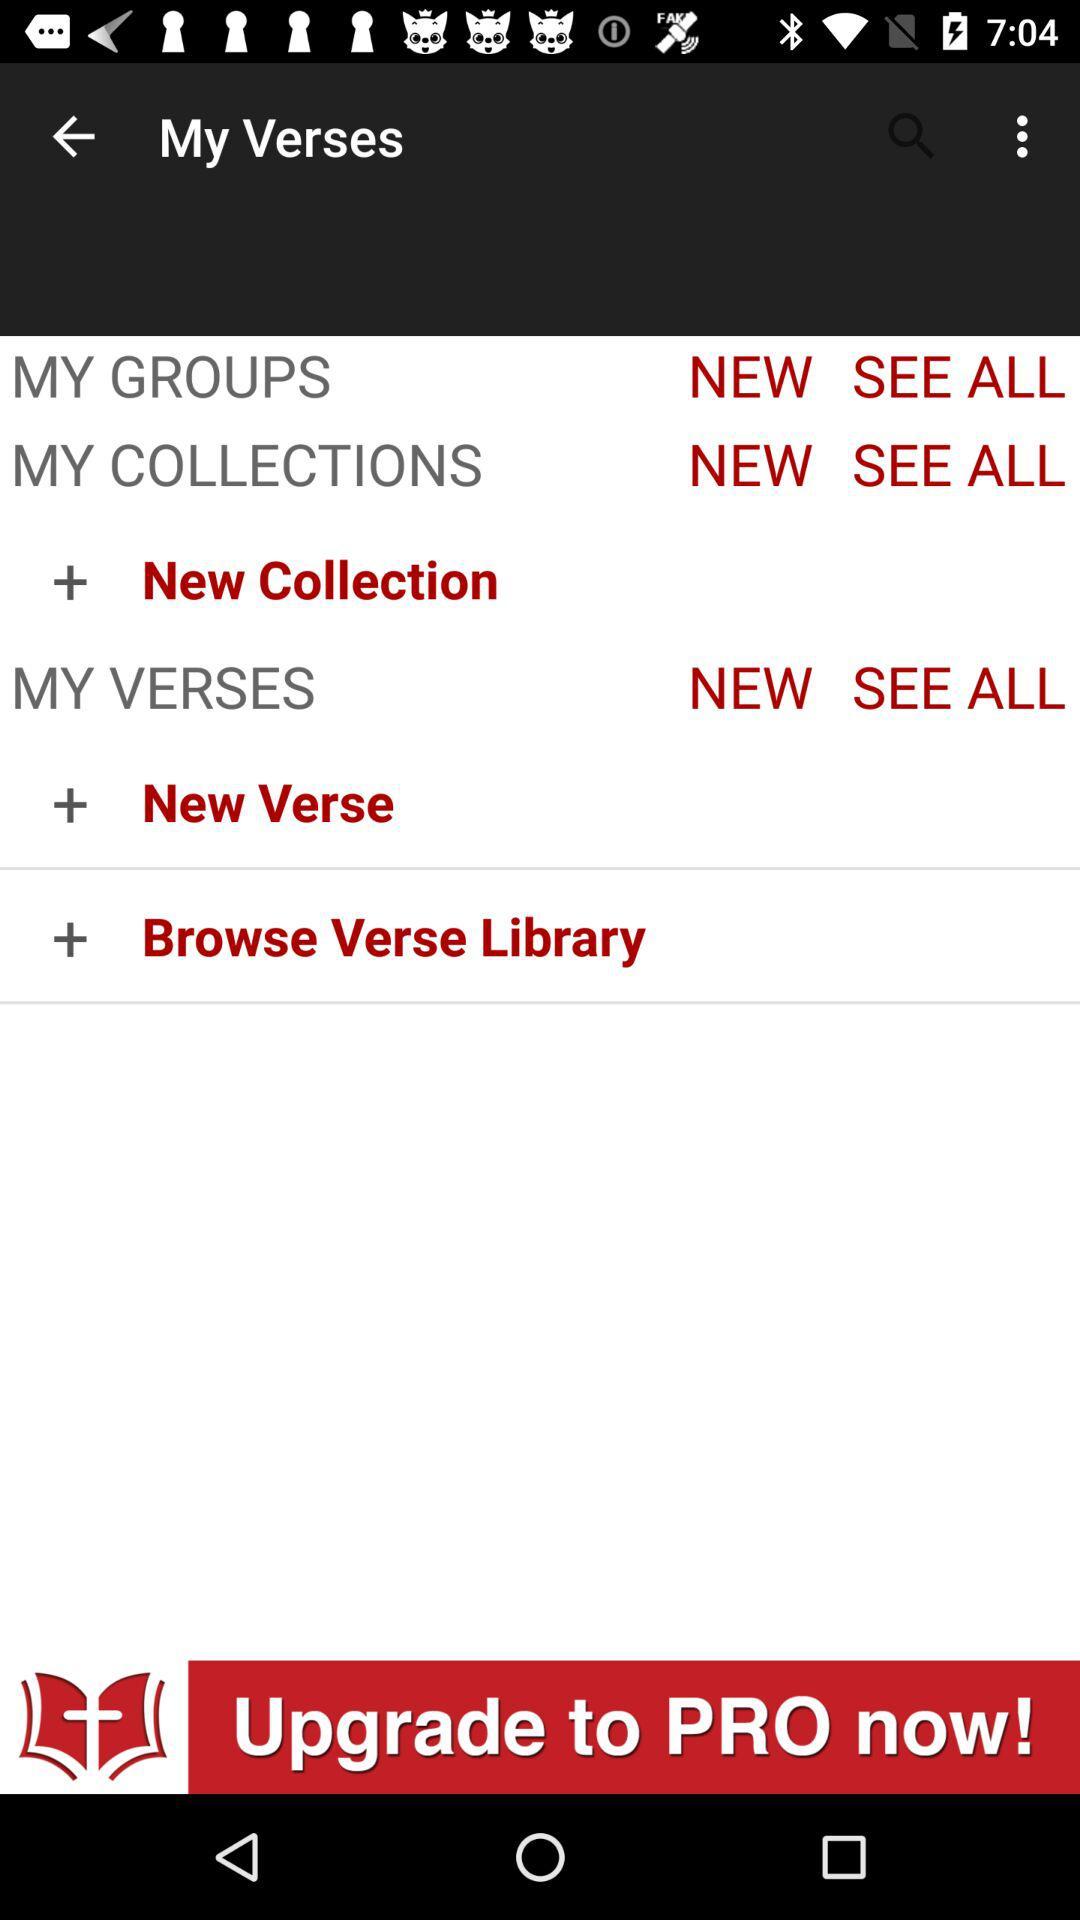 The height and width of the screenshot is (1920, 1080). I want to click on the browse verse library icon, so click(609, 934).